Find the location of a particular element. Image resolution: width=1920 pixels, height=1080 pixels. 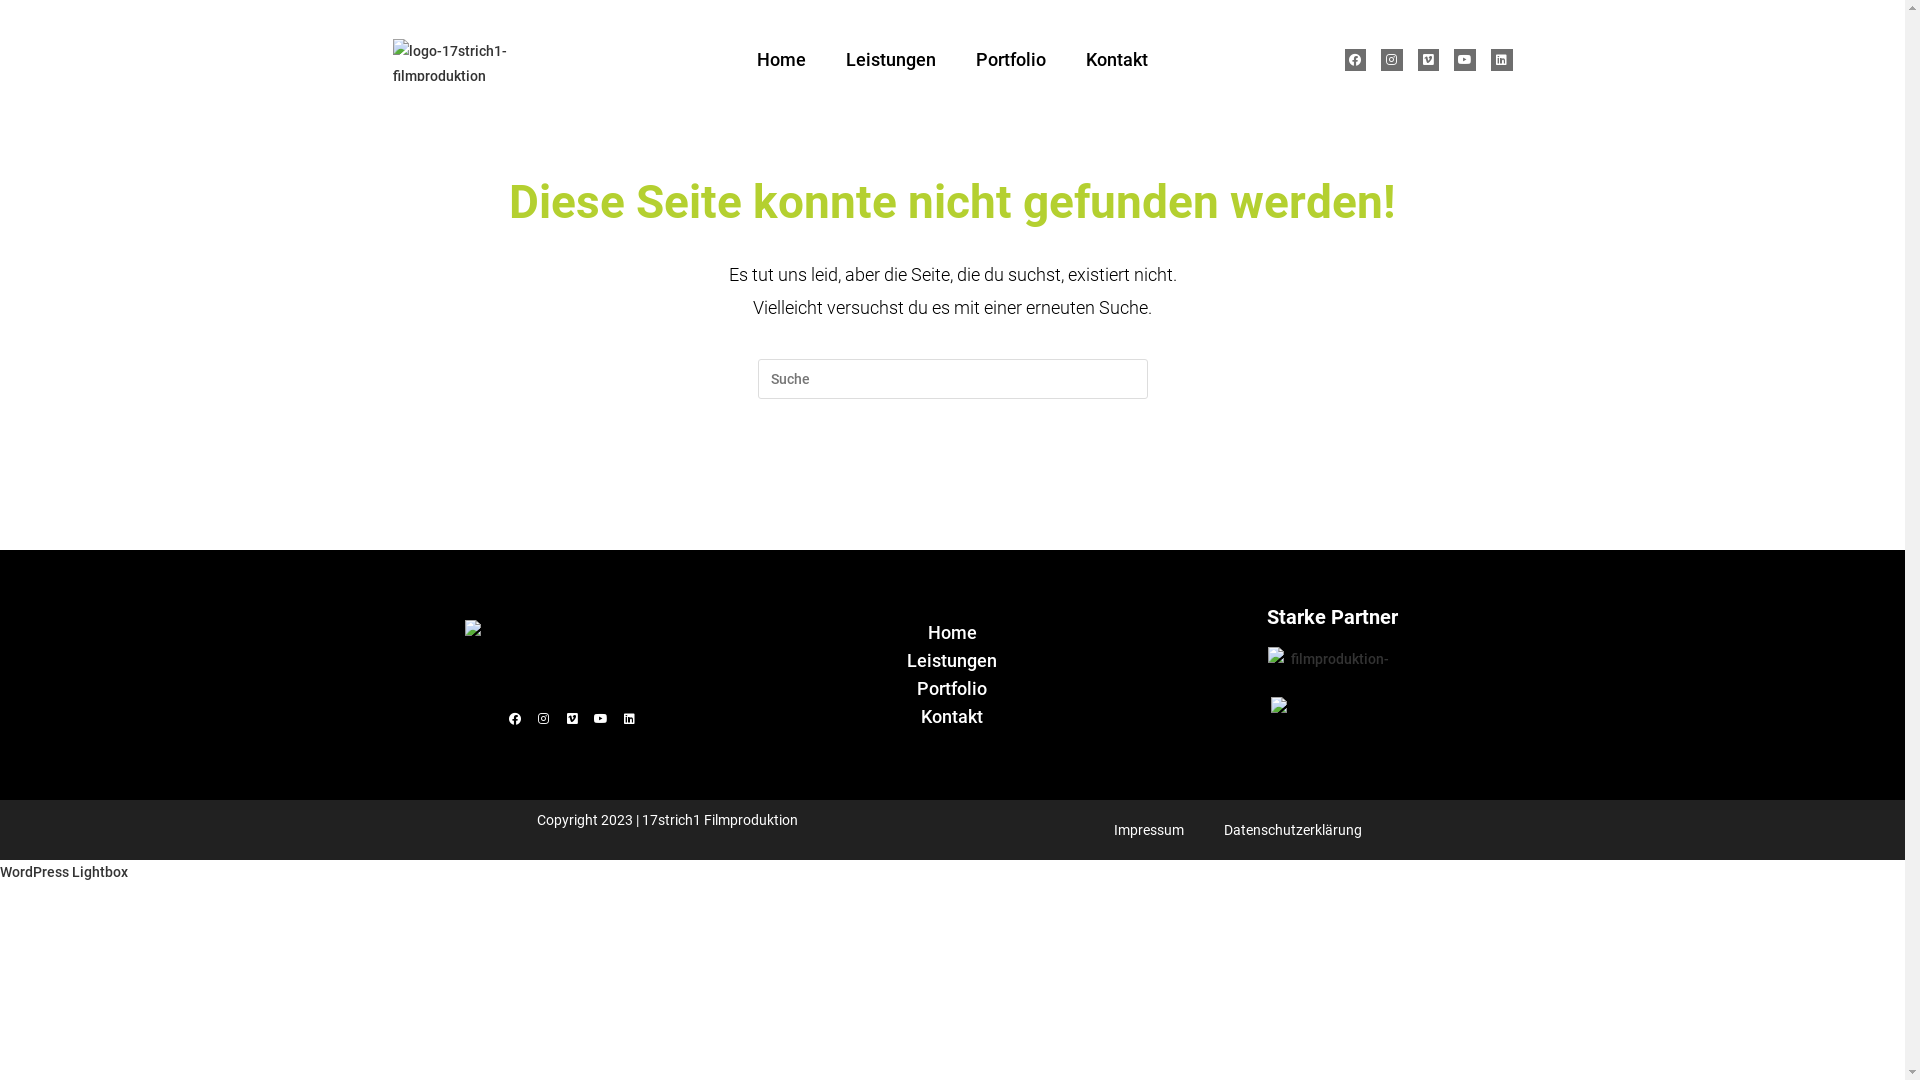

'WordPress Lightbox' is located at coordinates (0, 870).